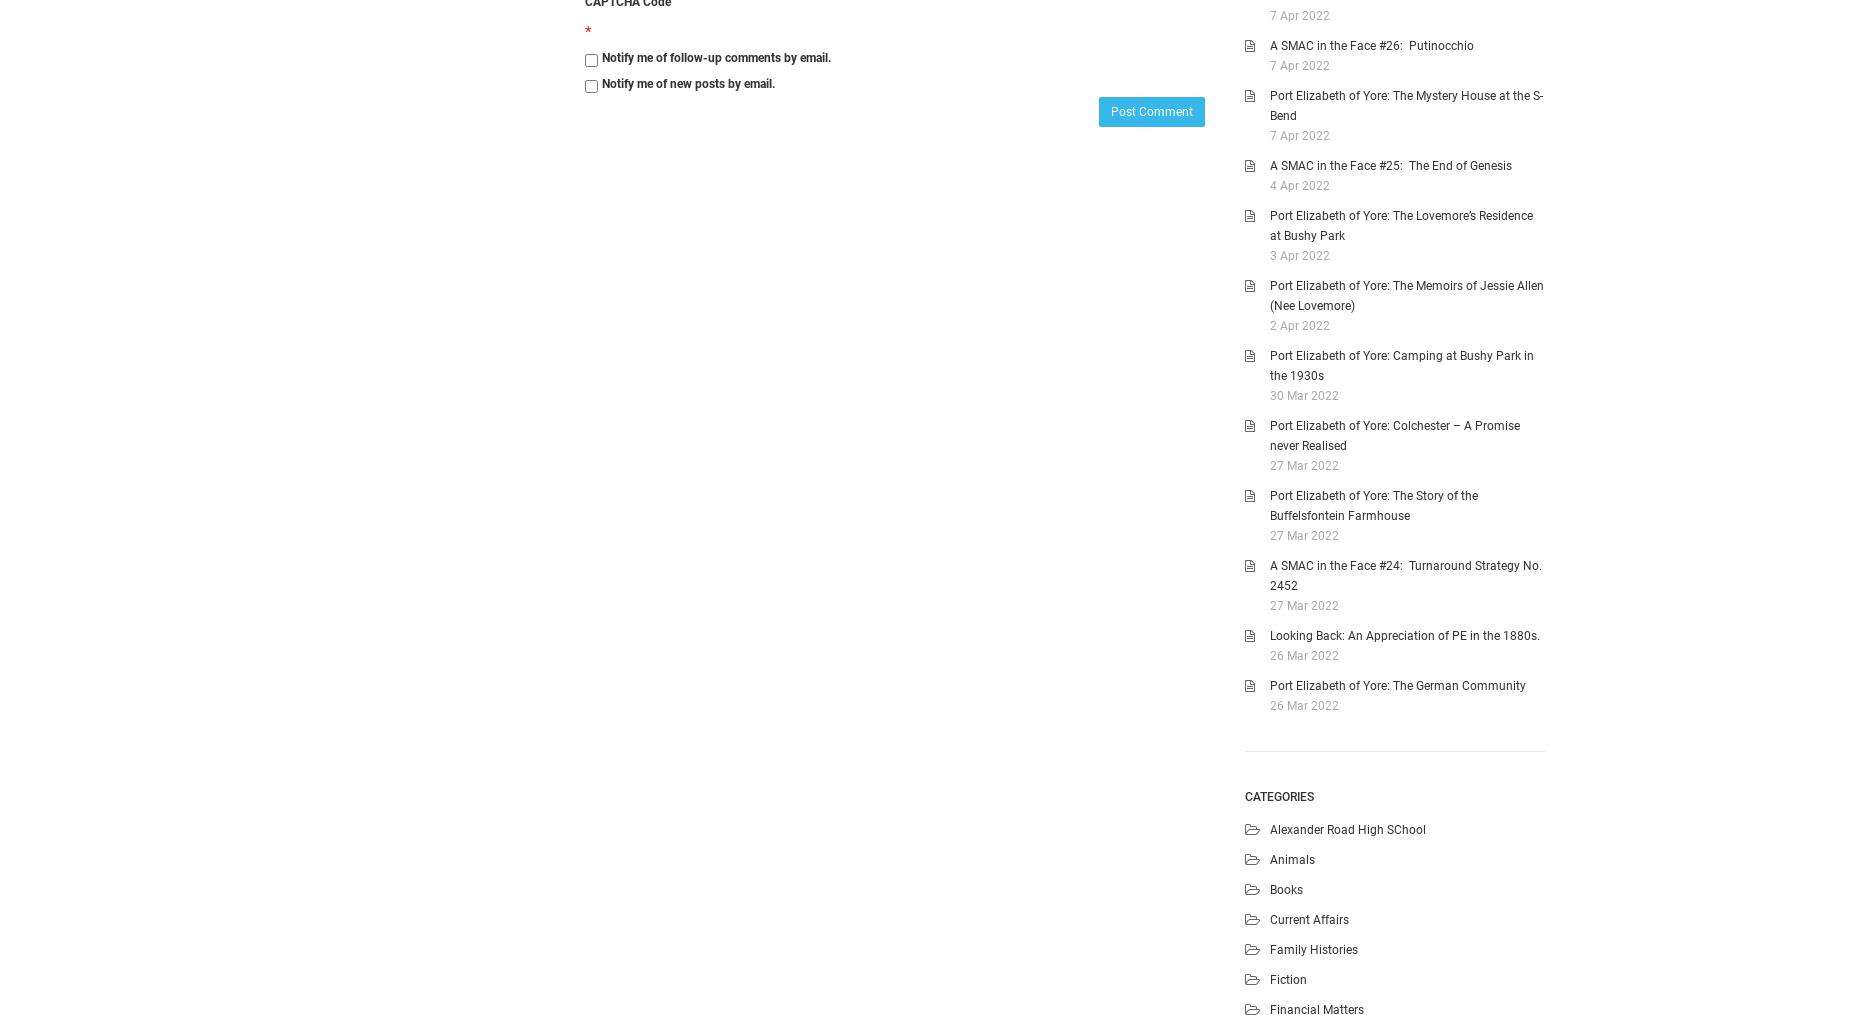 The image size is (1850, 1015). Describe the element at coordinates (1308, 917) in the screenshot. I see `'Current Affairs'` at that location.